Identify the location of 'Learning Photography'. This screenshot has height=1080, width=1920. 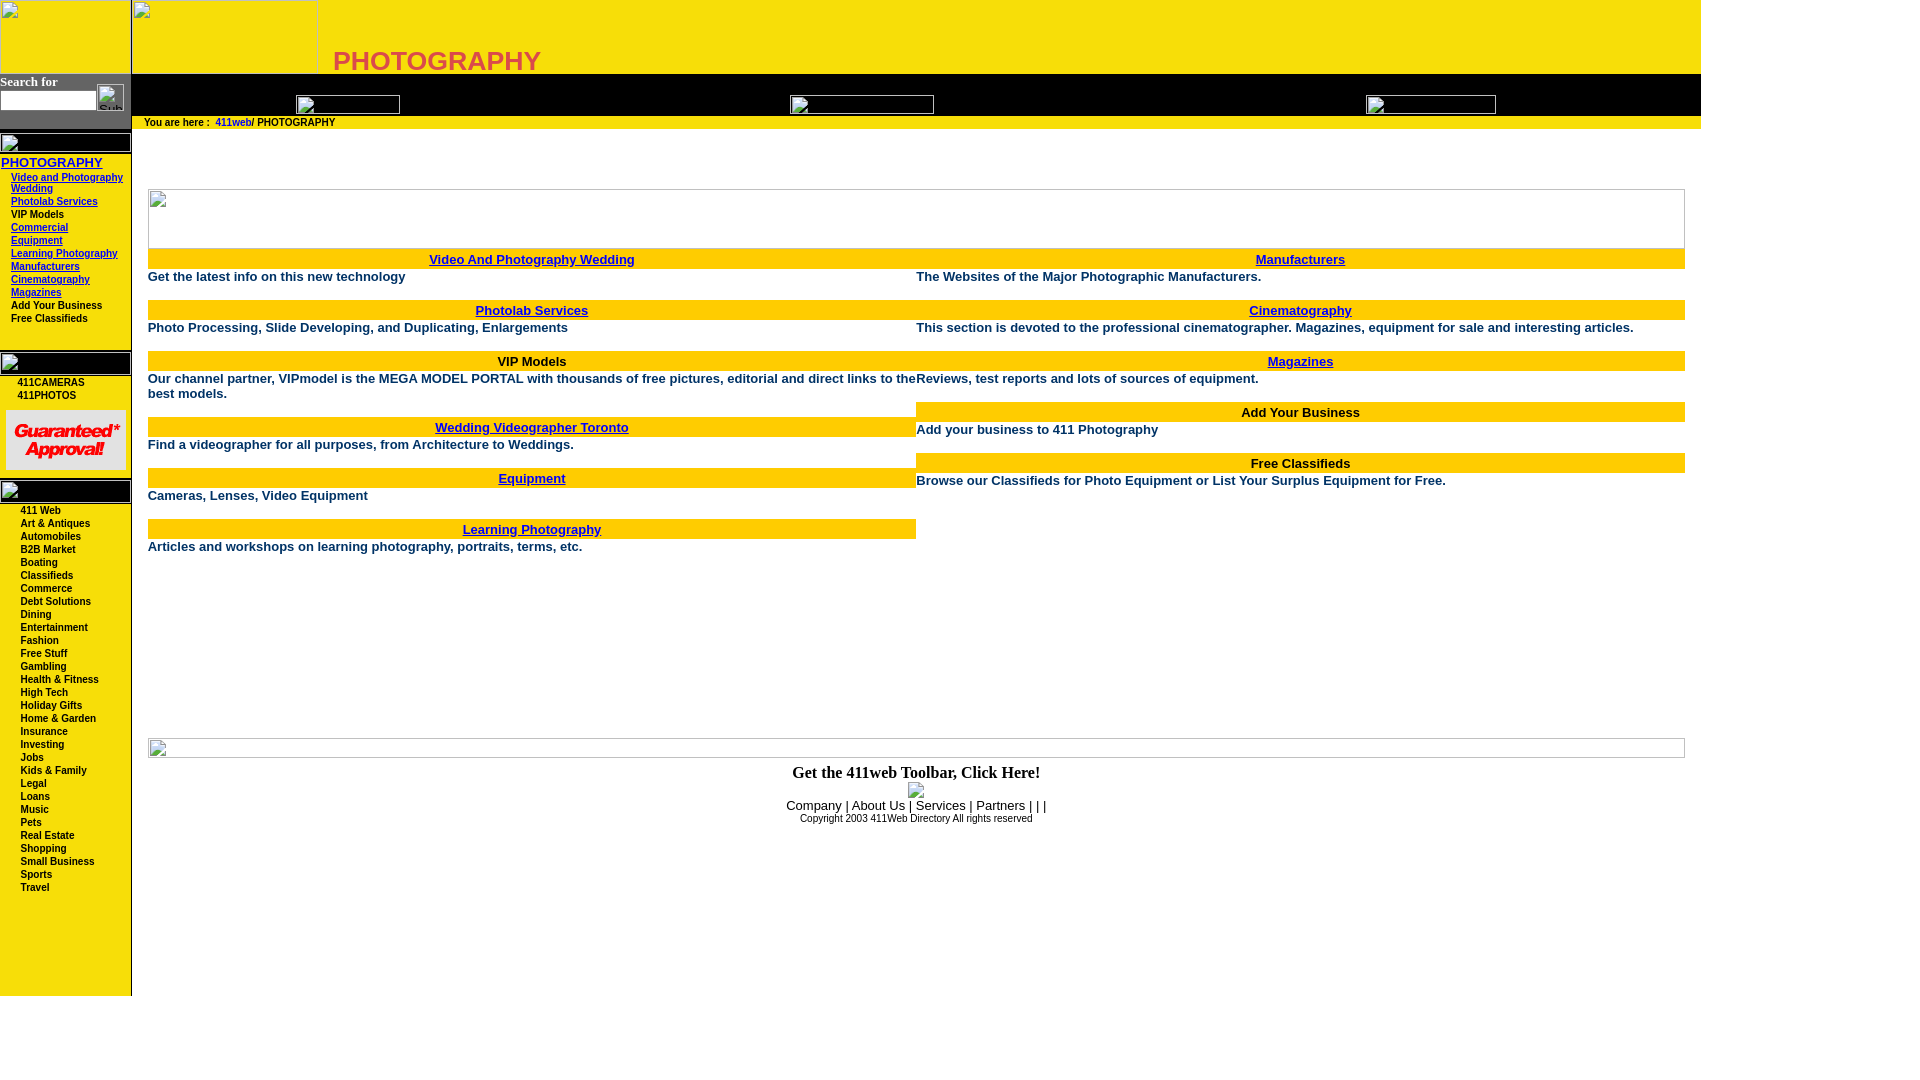
(64, 252).